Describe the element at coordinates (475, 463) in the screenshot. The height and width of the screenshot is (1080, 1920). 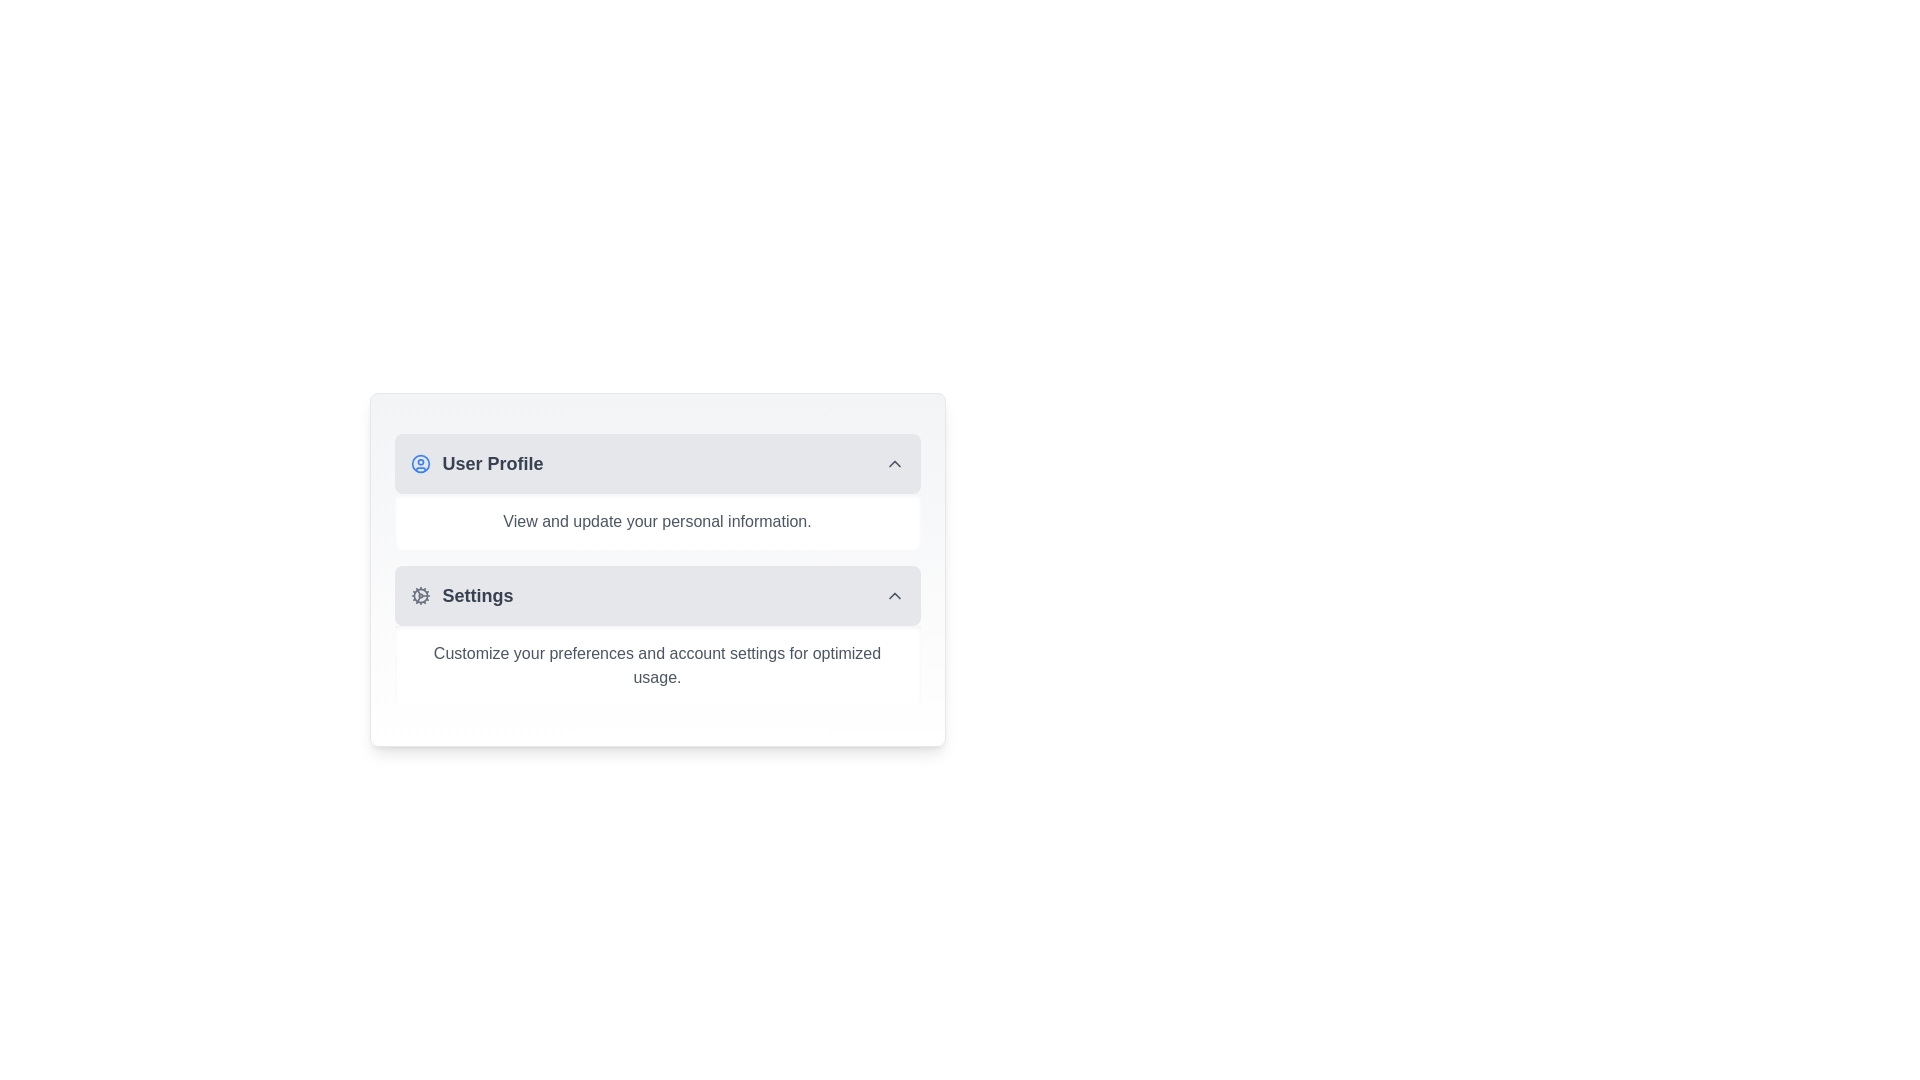
I see `the 'User Profile' text element, which is bold dark grey and located in the upper section of the settings menu, next to a blue user profile icon` at that location.